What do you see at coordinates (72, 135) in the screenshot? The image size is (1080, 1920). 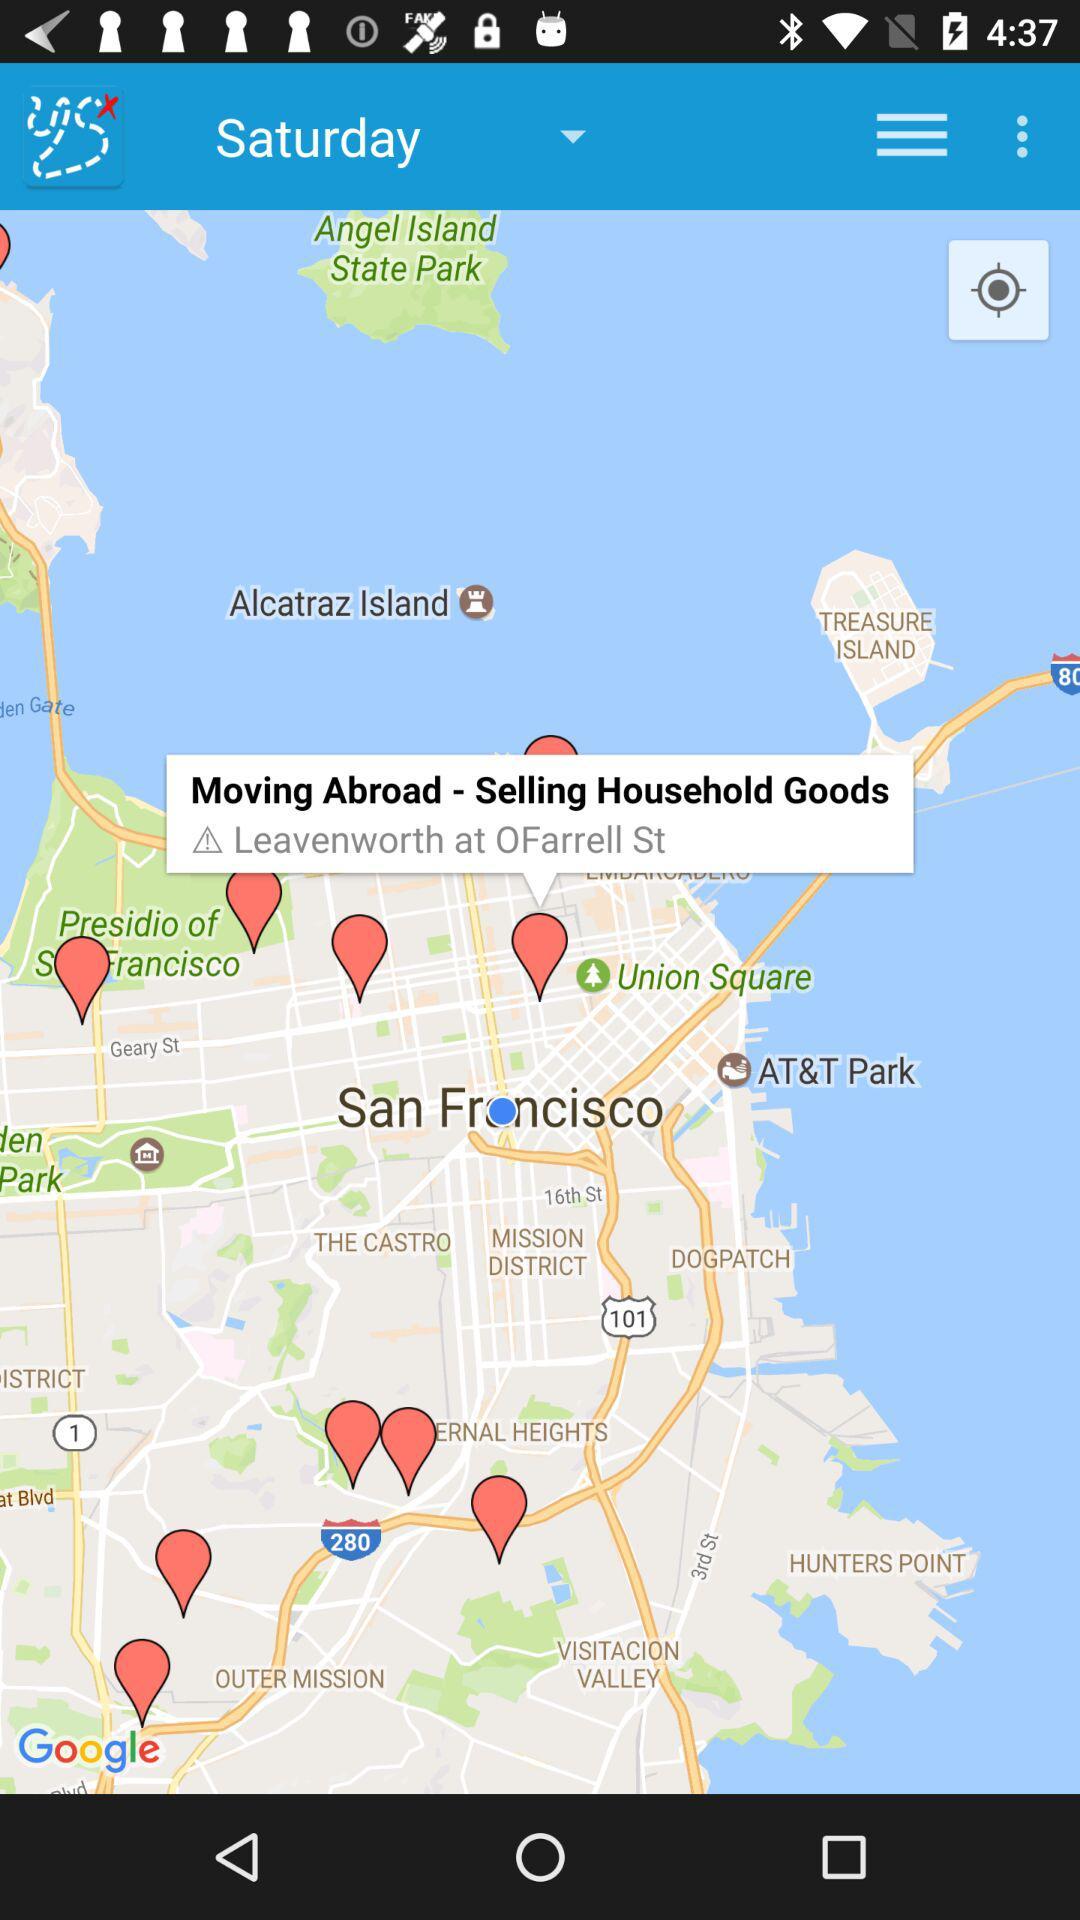 I see `rout map` at bounding box center [72, 135].